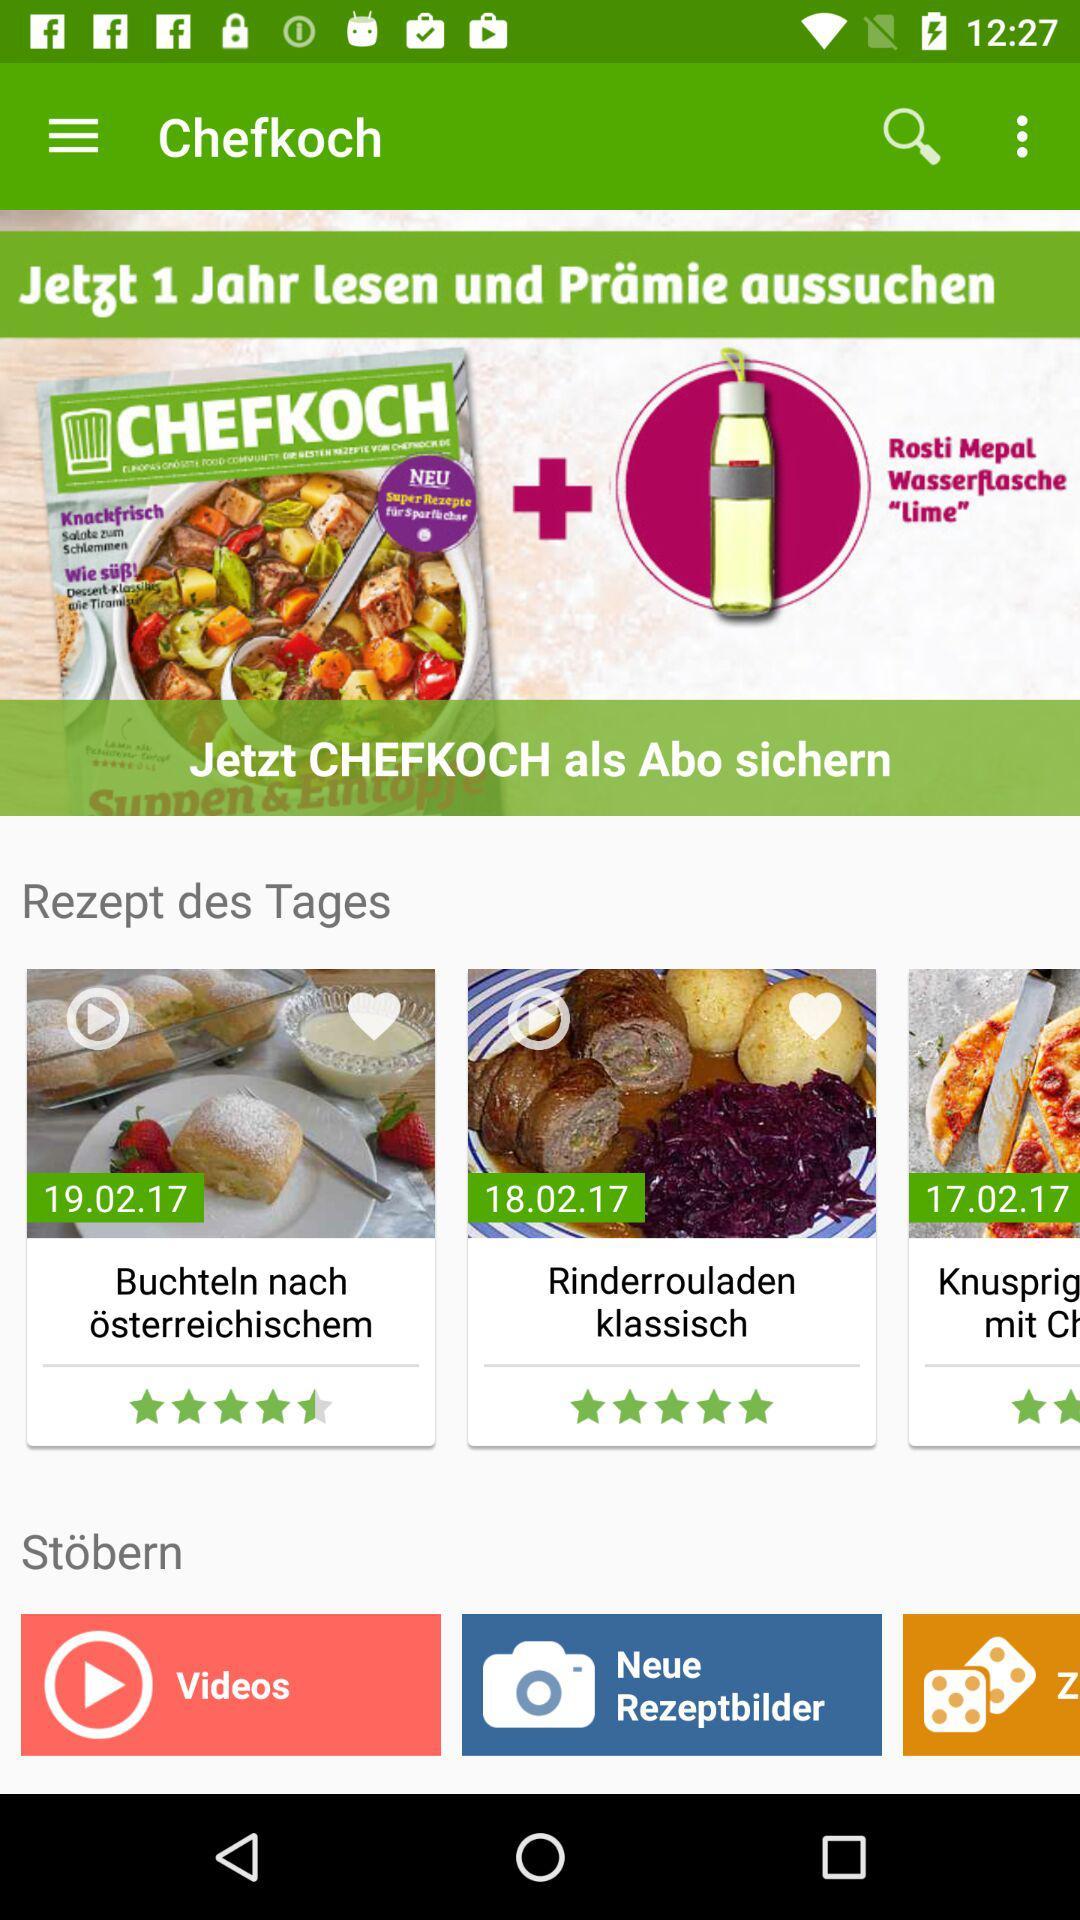 This screenshot has height=1920, width=1080. I want to click on icon next to chefkoch item, so click(911, 135).